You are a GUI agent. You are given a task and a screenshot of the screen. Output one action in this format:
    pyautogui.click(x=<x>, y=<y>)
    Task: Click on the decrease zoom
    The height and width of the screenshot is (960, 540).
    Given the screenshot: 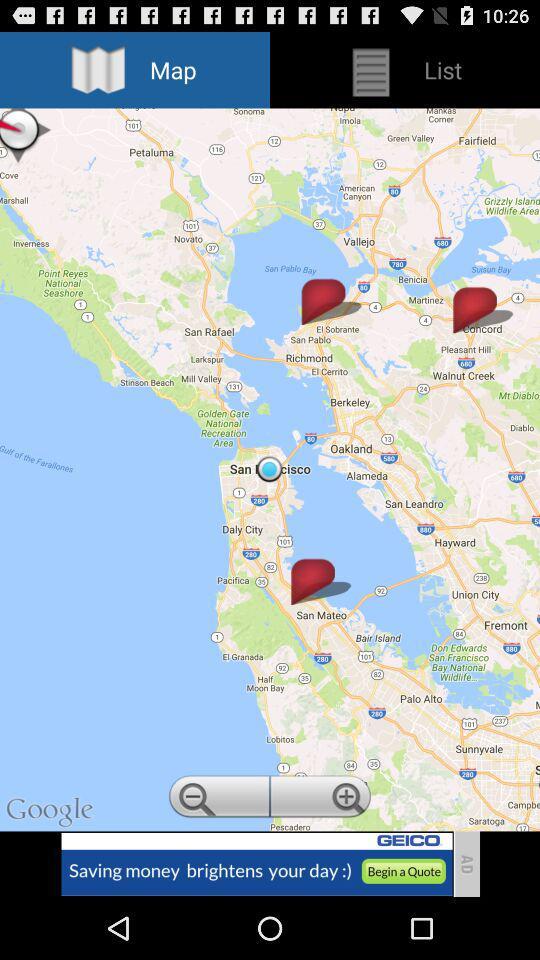 What is the action you would take?
    pyautogui.click(x=216, y=799)
    